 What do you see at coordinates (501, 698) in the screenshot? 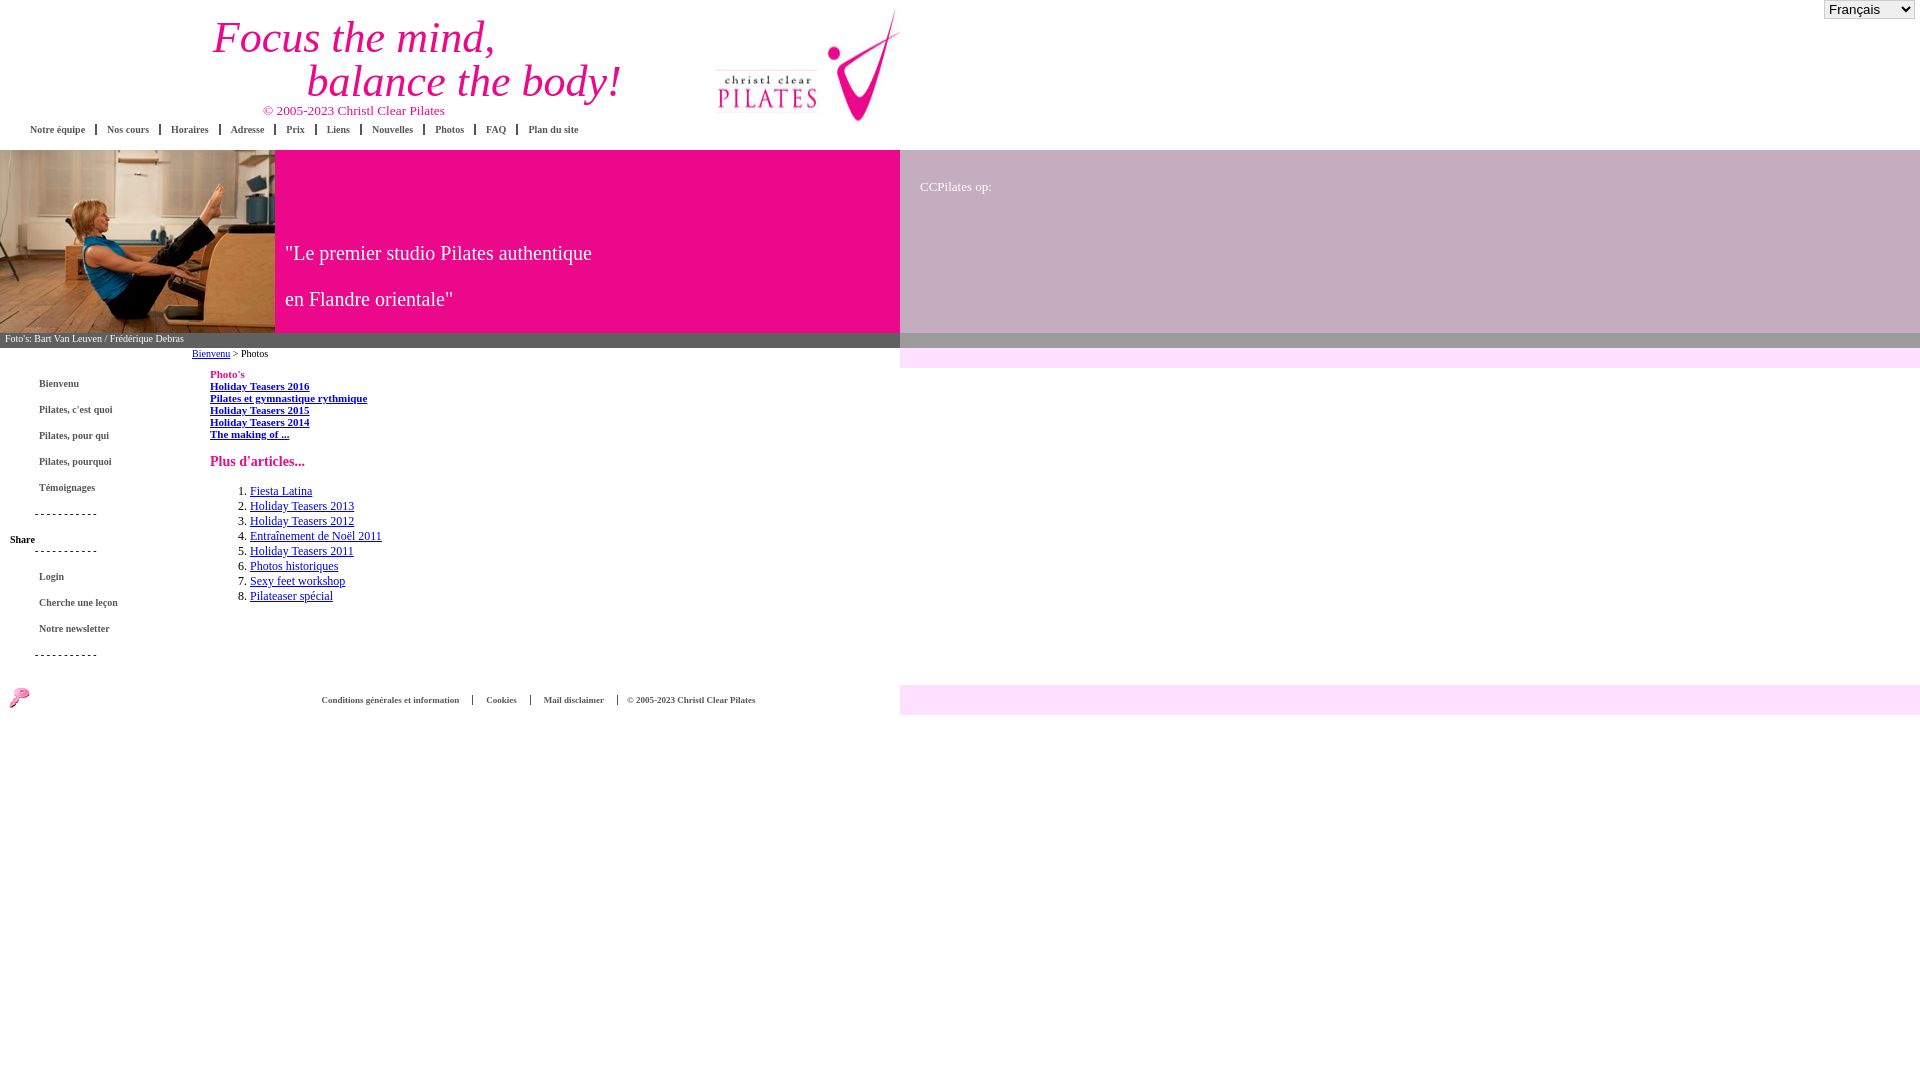
I see `'Cookies'` at bounding box center [501, 698].